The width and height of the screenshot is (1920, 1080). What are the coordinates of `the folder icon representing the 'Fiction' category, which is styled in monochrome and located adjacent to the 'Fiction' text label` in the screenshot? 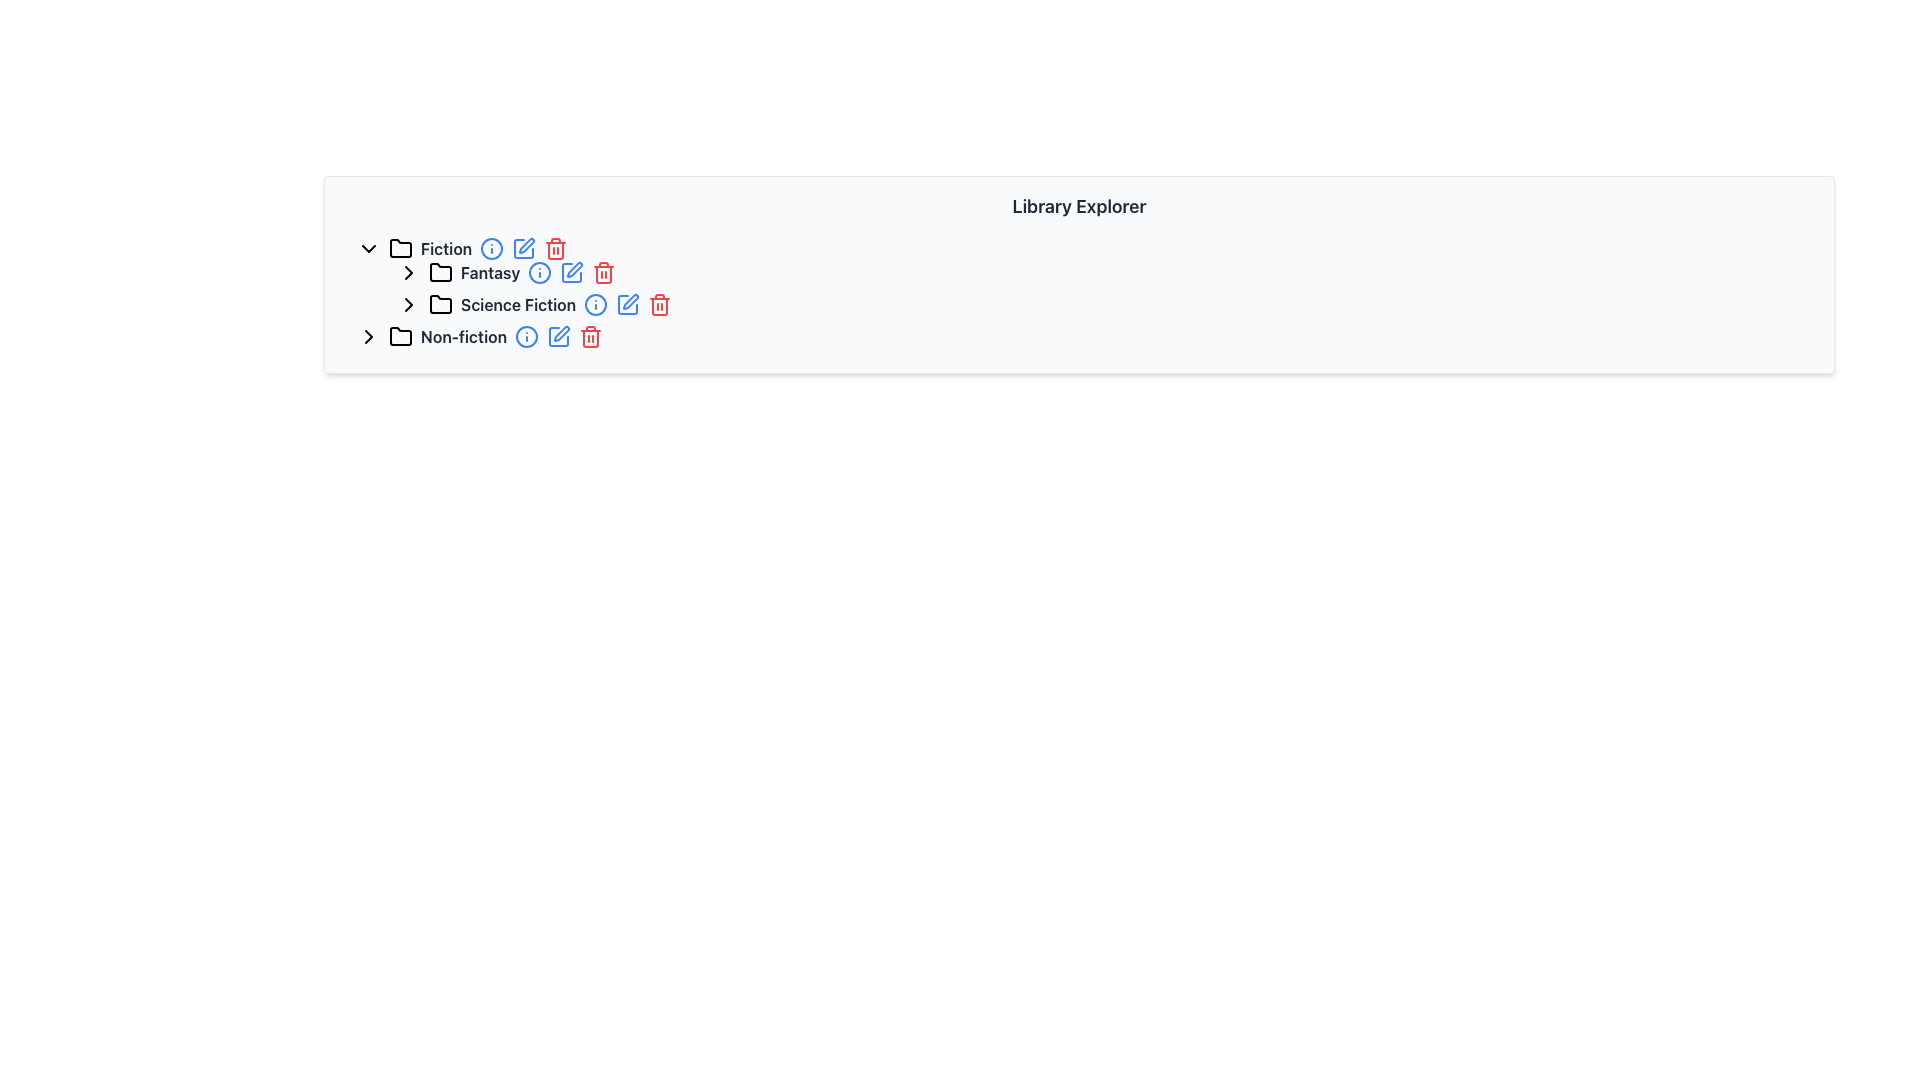 It's located at (400, 246).